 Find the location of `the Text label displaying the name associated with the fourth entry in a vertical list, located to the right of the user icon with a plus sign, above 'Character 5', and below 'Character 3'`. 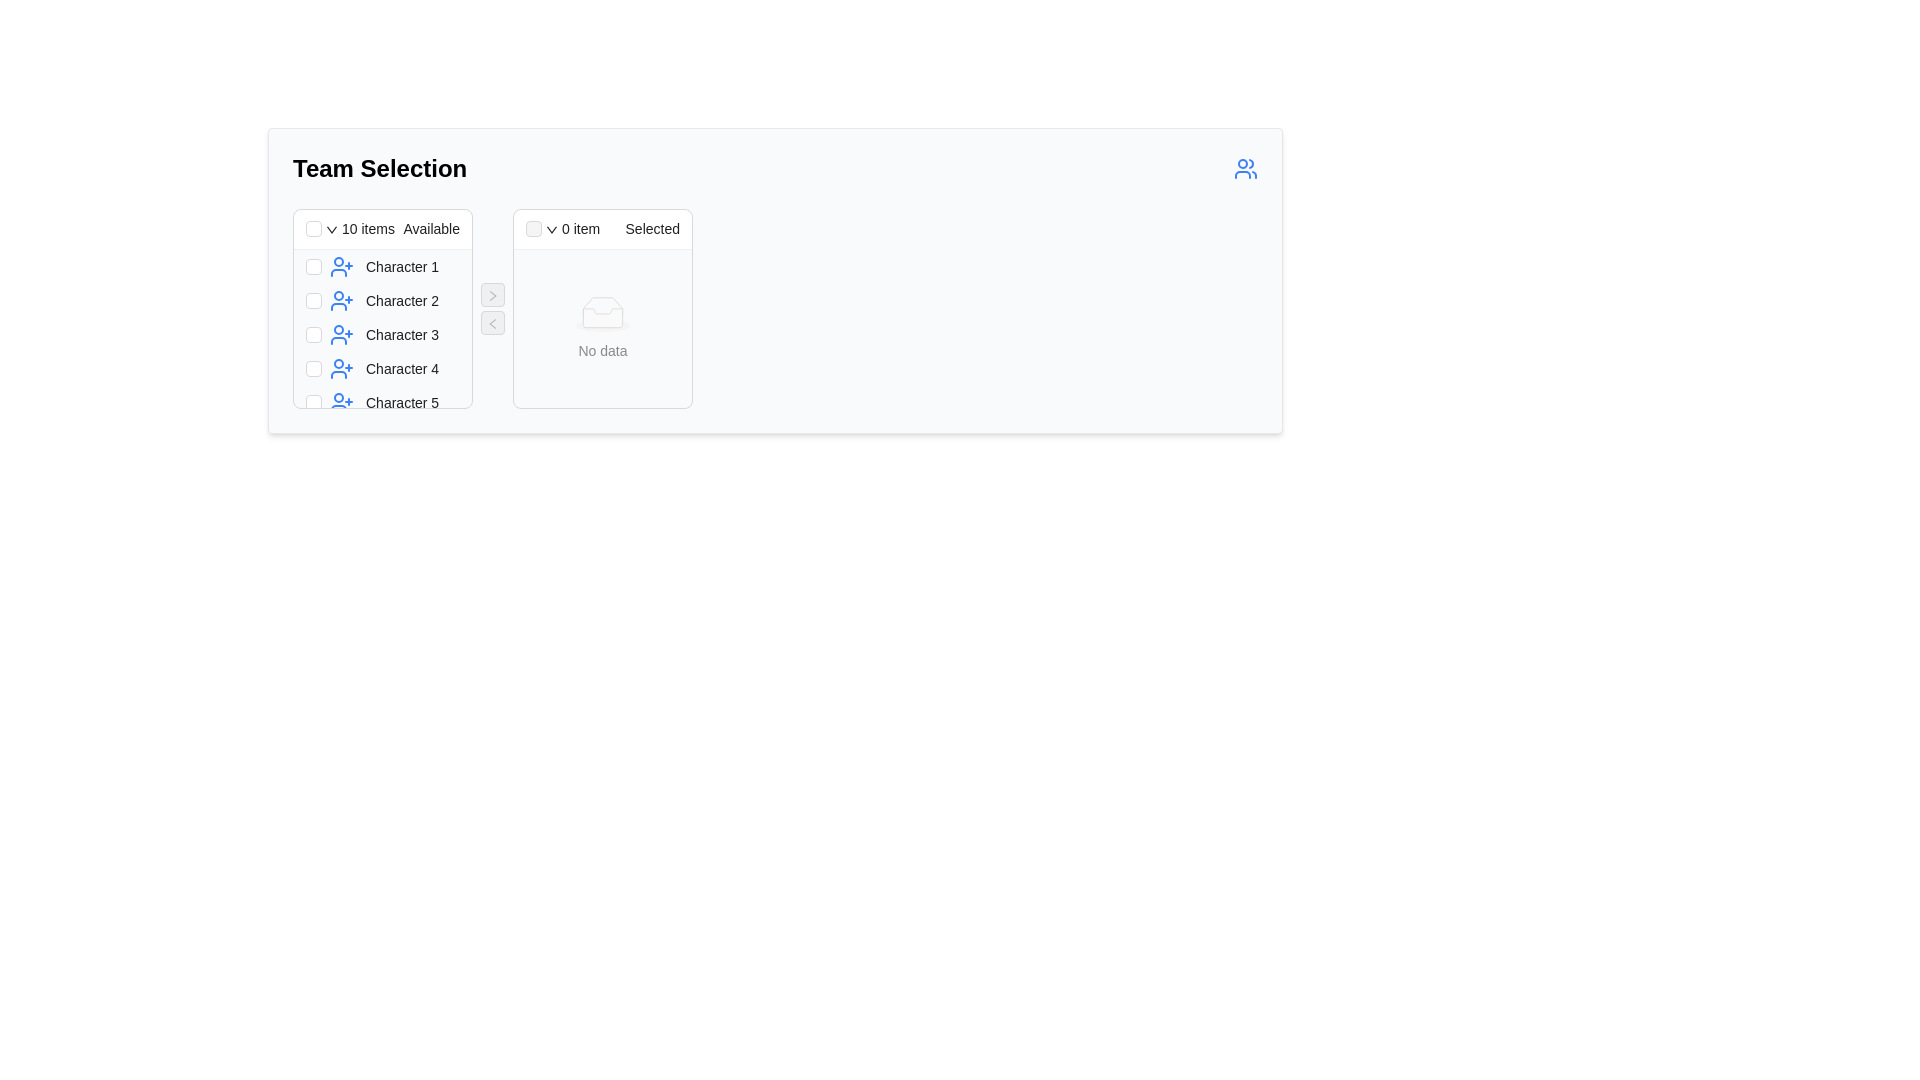

the Text label displaying the name associated with the fourth entry in a vertical list, located to the right of the user icon with a plus sign, above 'Character 5', and below 'Character 3' is located at coordinates (401, 369).